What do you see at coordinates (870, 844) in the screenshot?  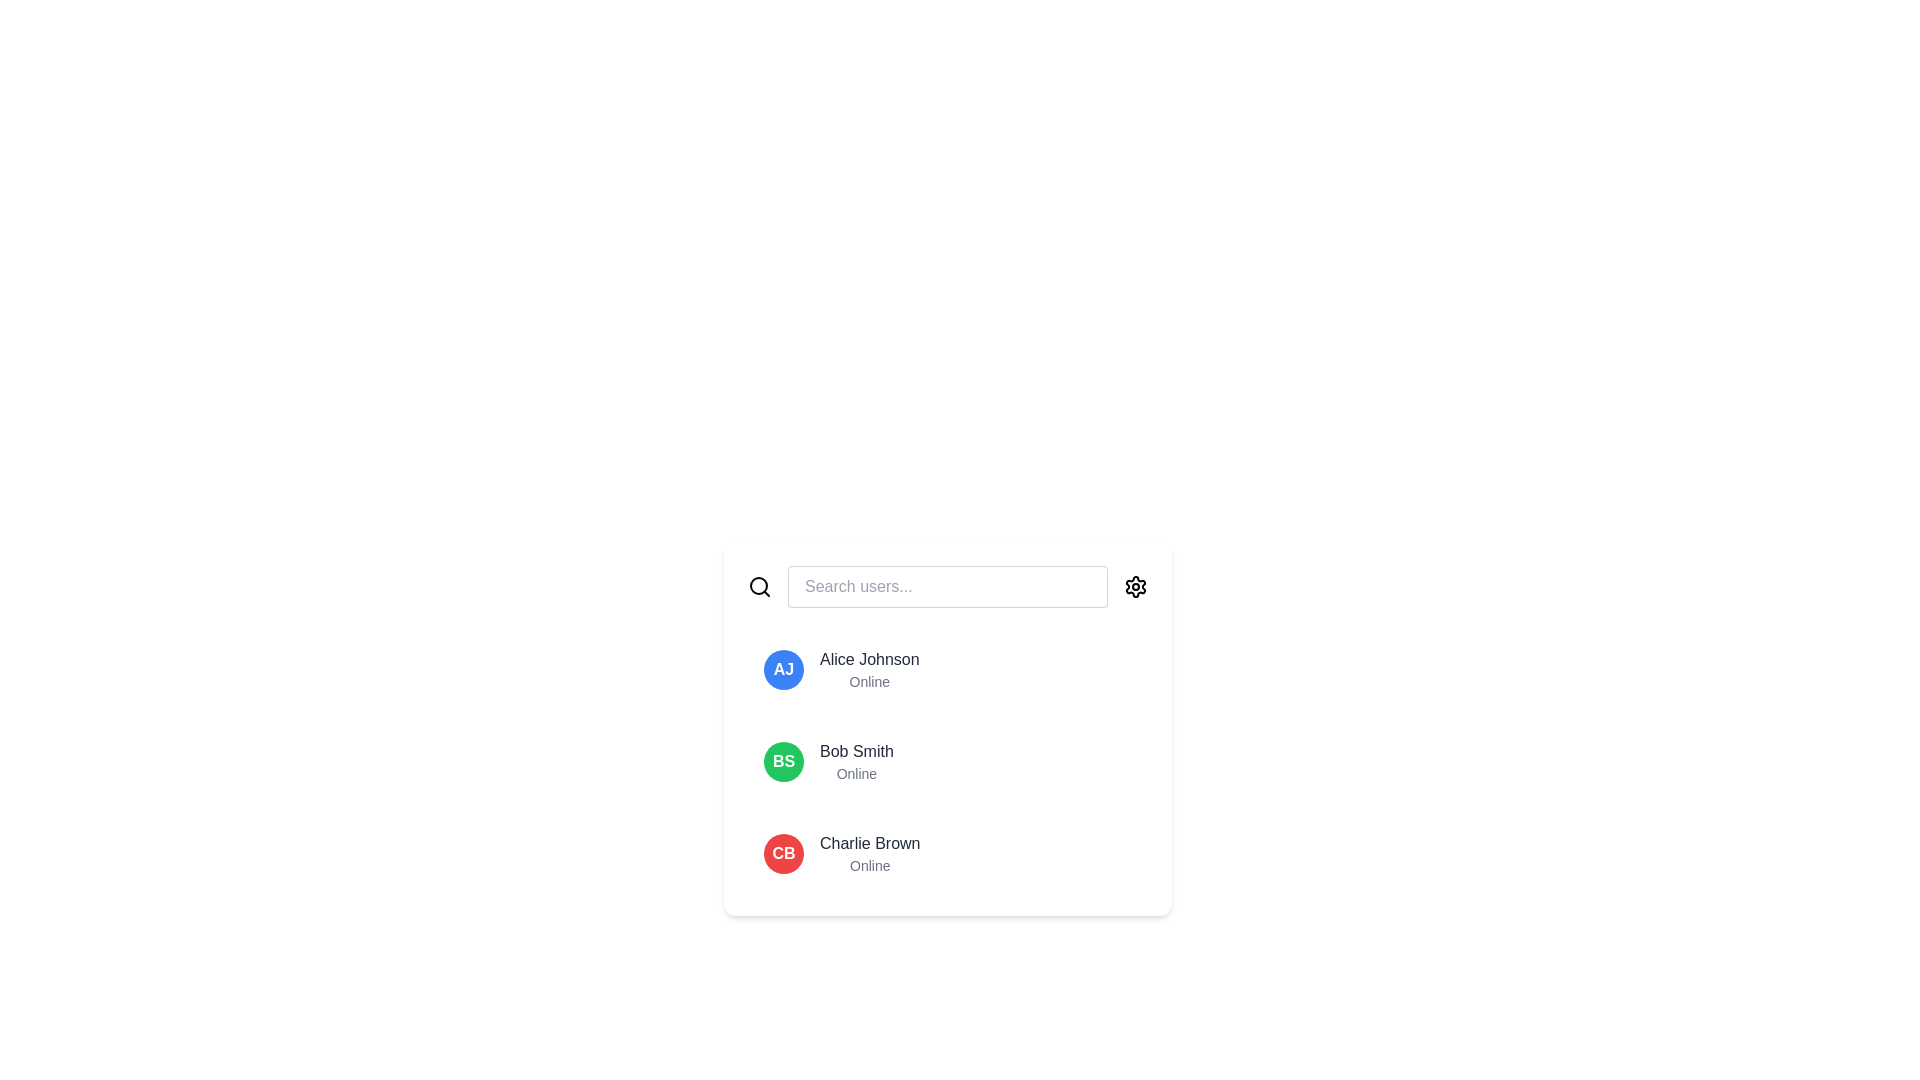 I see `the static text label displaying 'Charlie Brown', which is positioned above the lighter text label 'Online' and associated with a circular red avatar showing 'CB'` at bounding box center [870, 844].